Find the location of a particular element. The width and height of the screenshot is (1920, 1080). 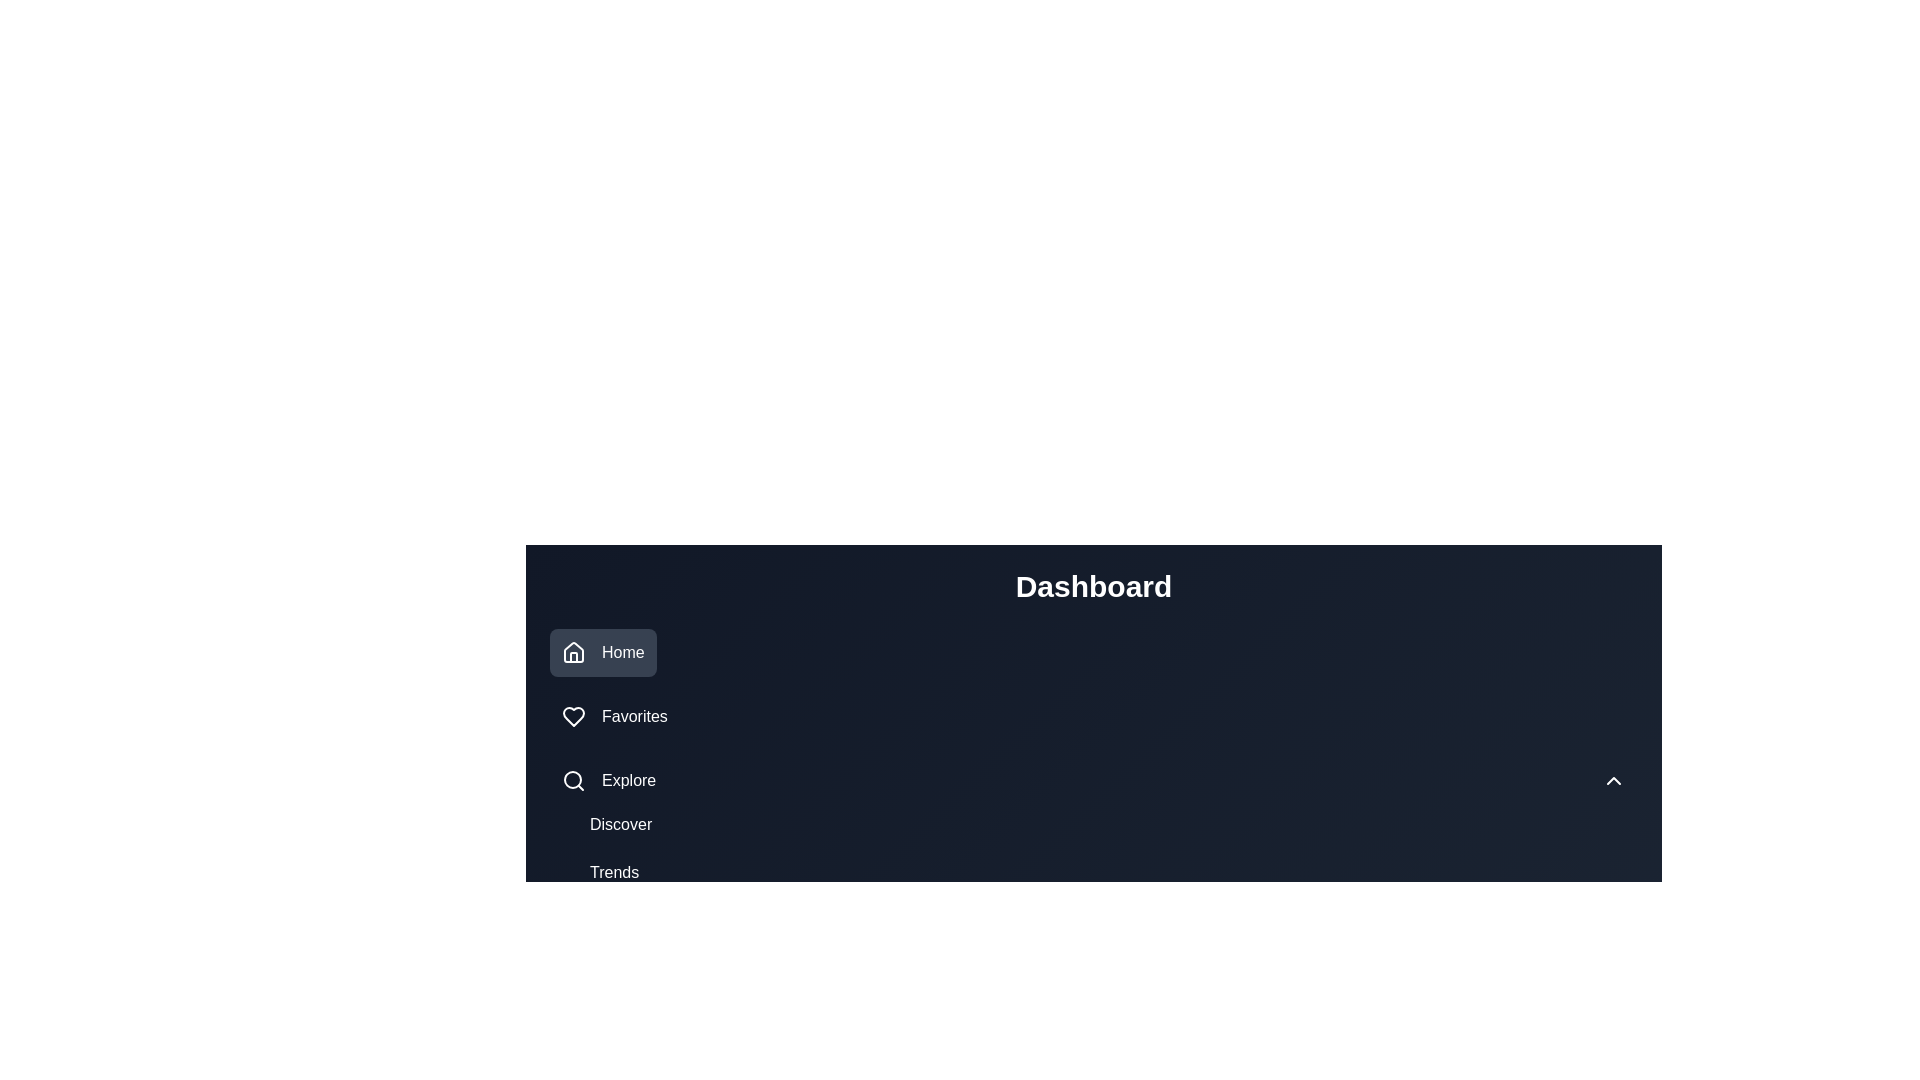

the 'Explore' button located in the vertical menu on the left-hand side, positioned below 'Favorites' and above 'Discover' is located at coordinates (608, 779).